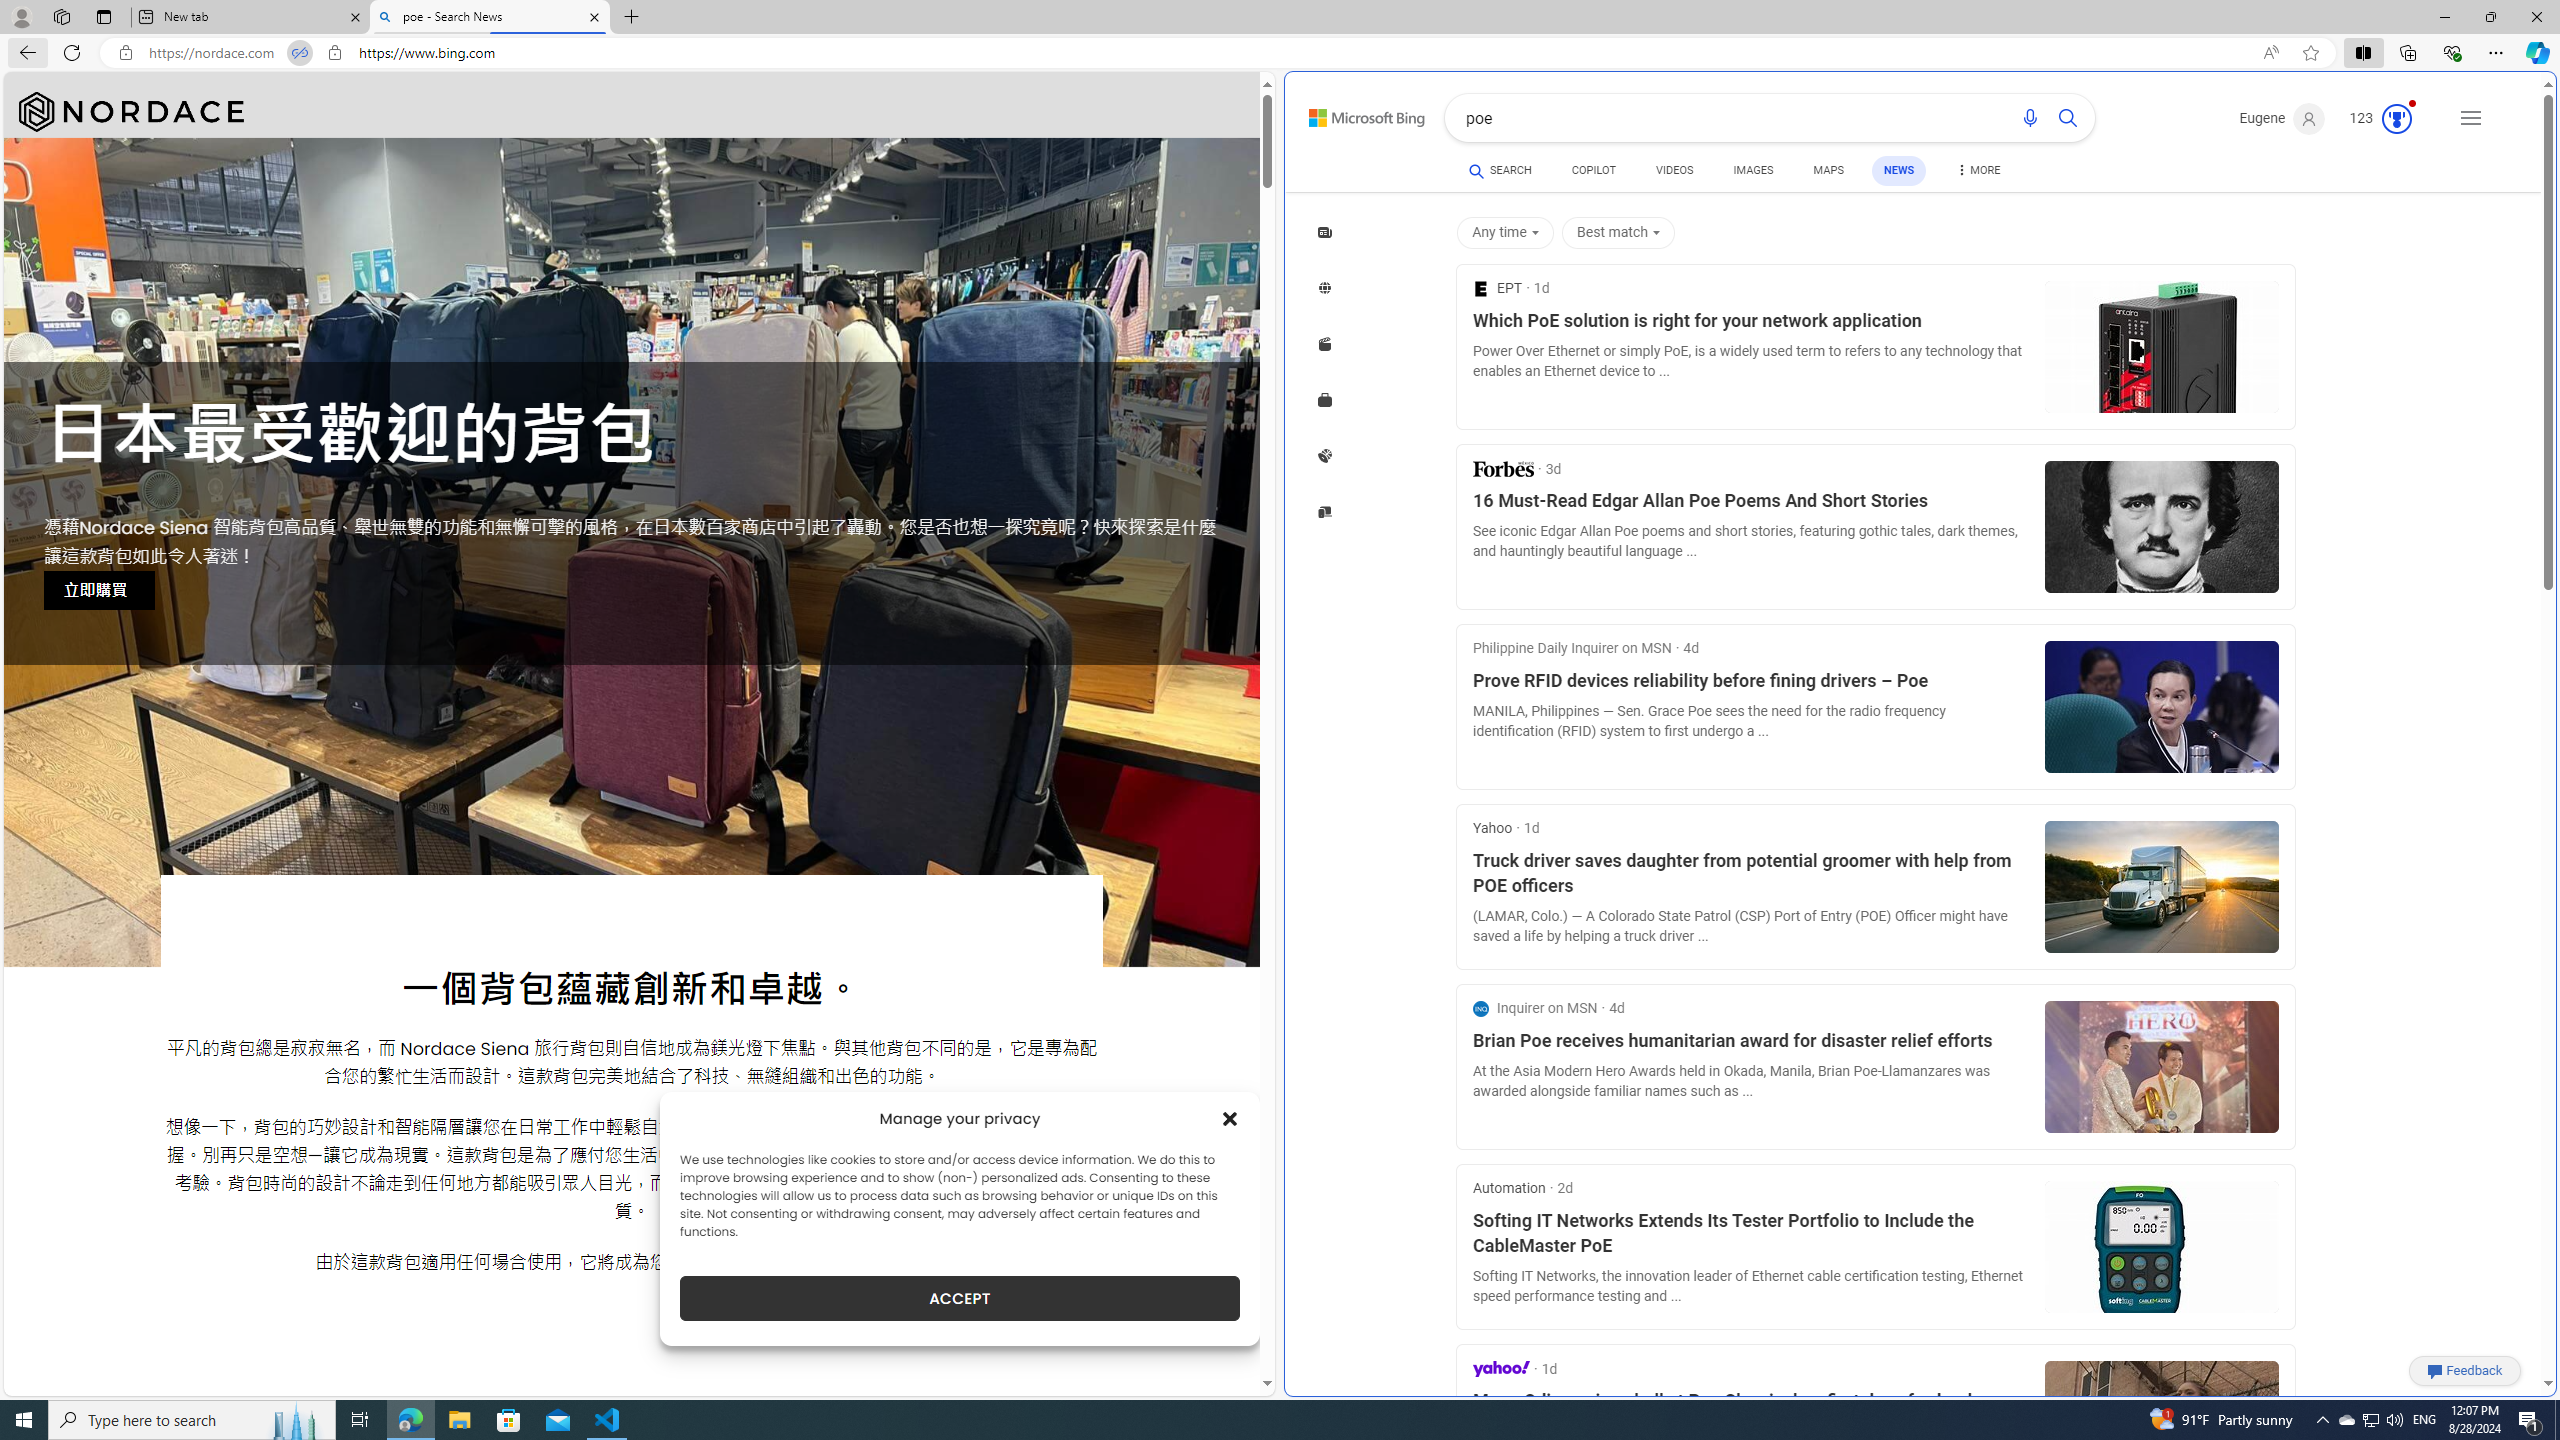 The height and width of the screenshot is (1440, 2560). What do you see at coordinates (1508, 233) in the screenshot?
I see `'Any time'` at bounding box center [1508, 233].